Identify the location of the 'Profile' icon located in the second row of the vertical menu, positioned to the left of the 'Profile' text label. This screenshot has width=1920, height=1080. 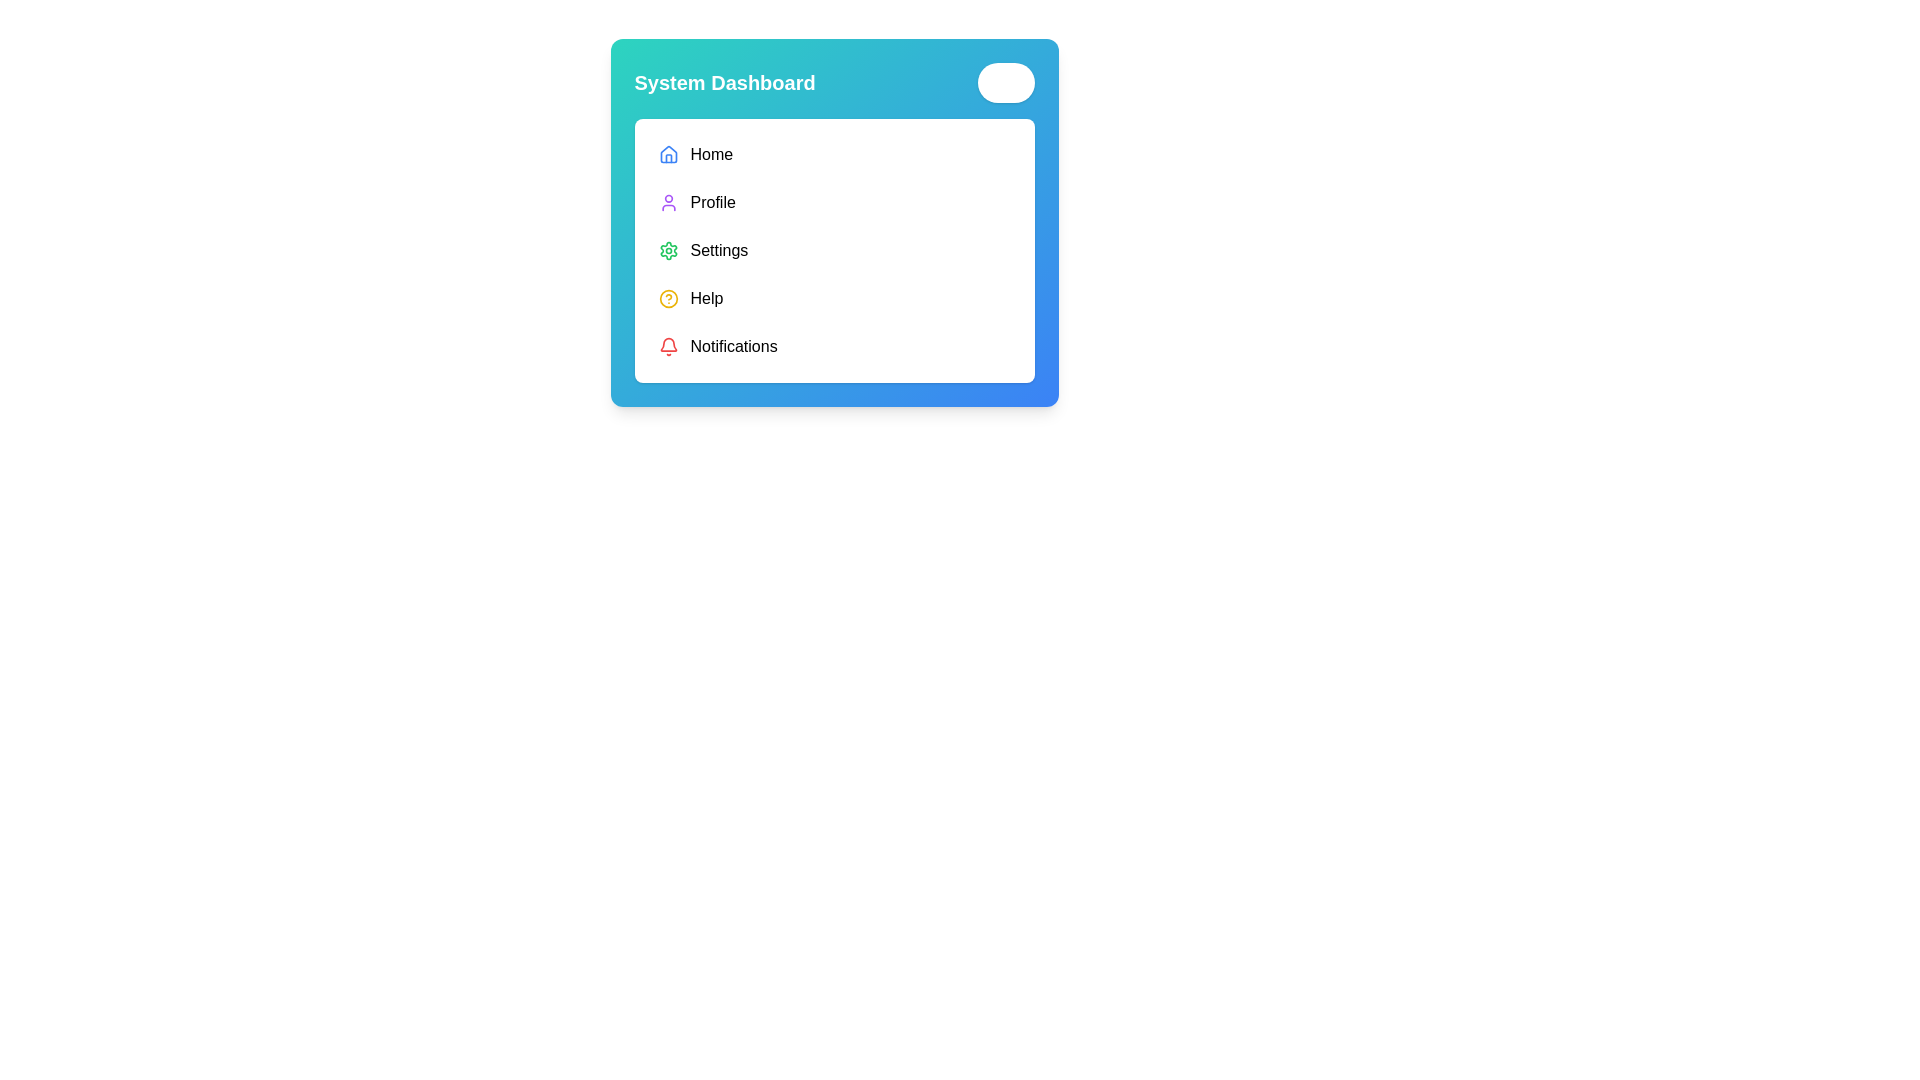
(668, 203).